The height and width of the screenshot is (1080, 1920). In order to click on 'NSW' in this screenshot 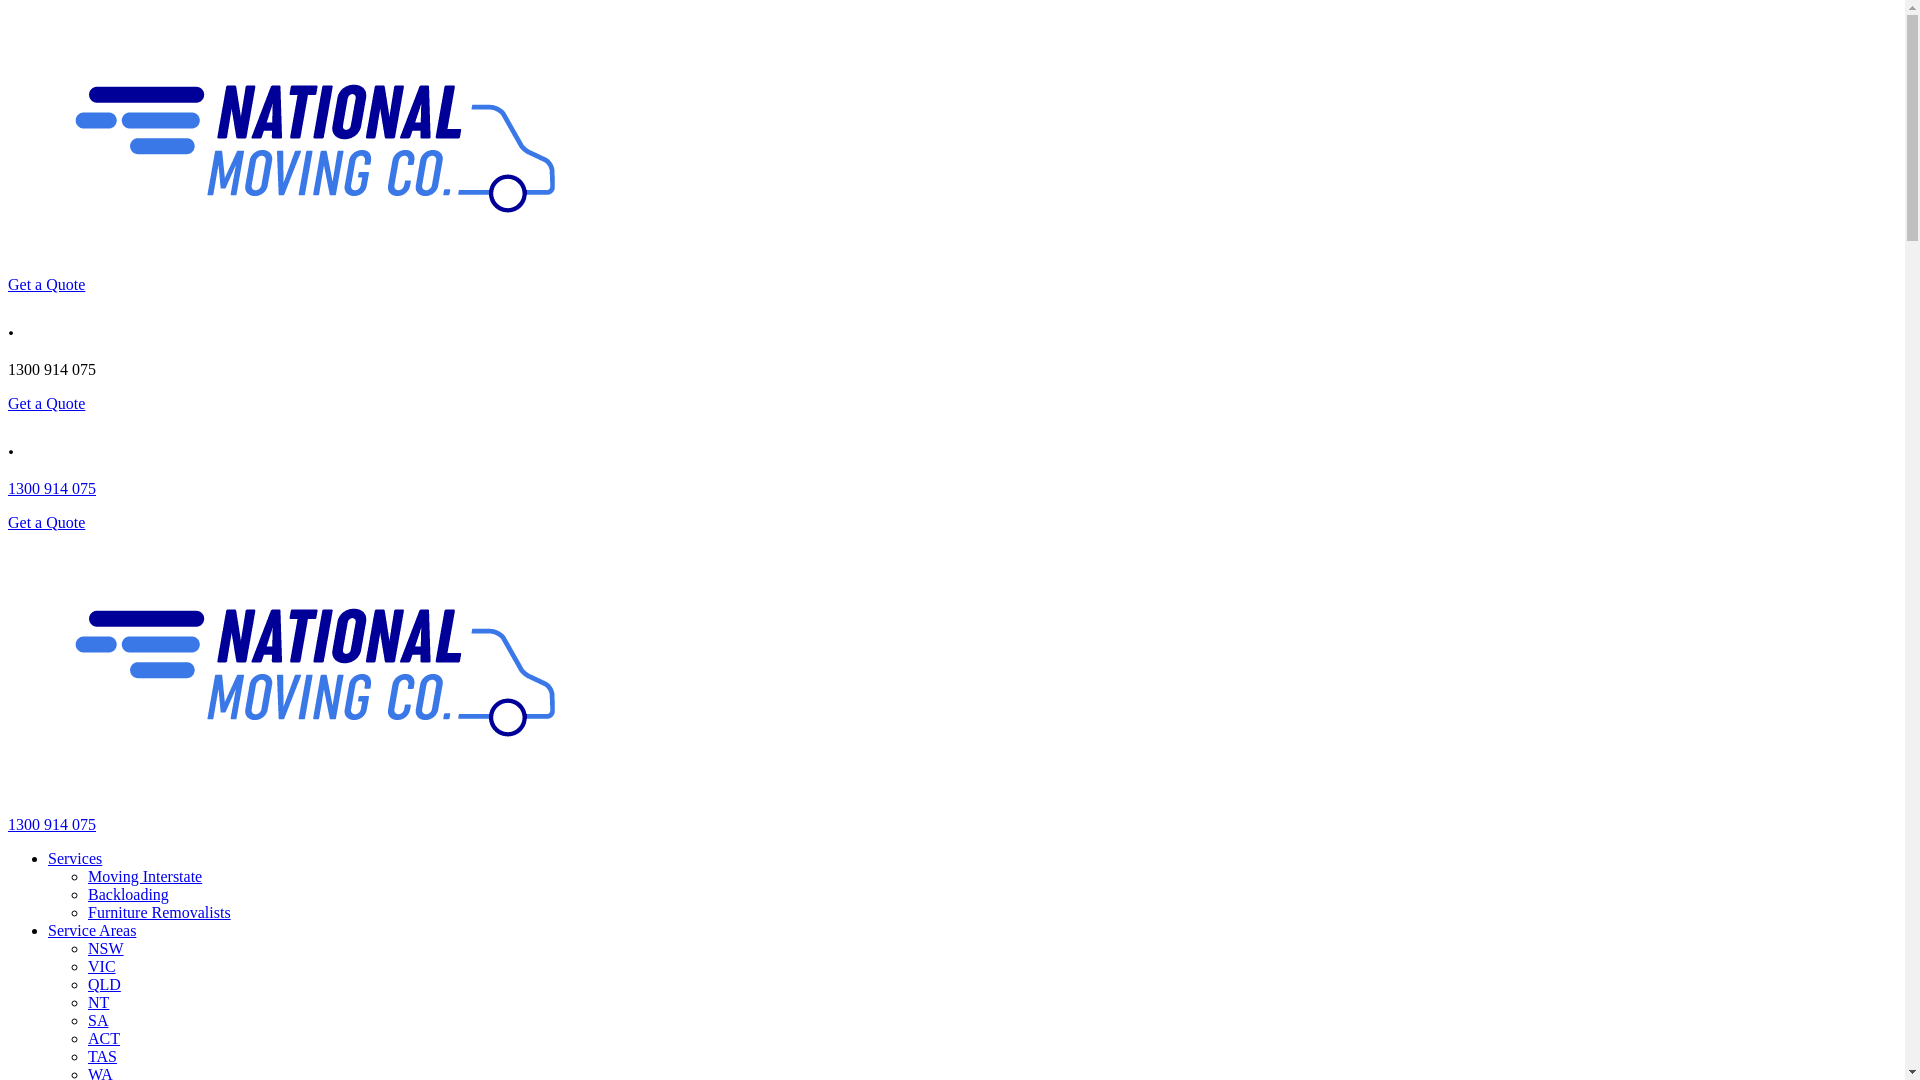, I will do `click(86, 947)`.